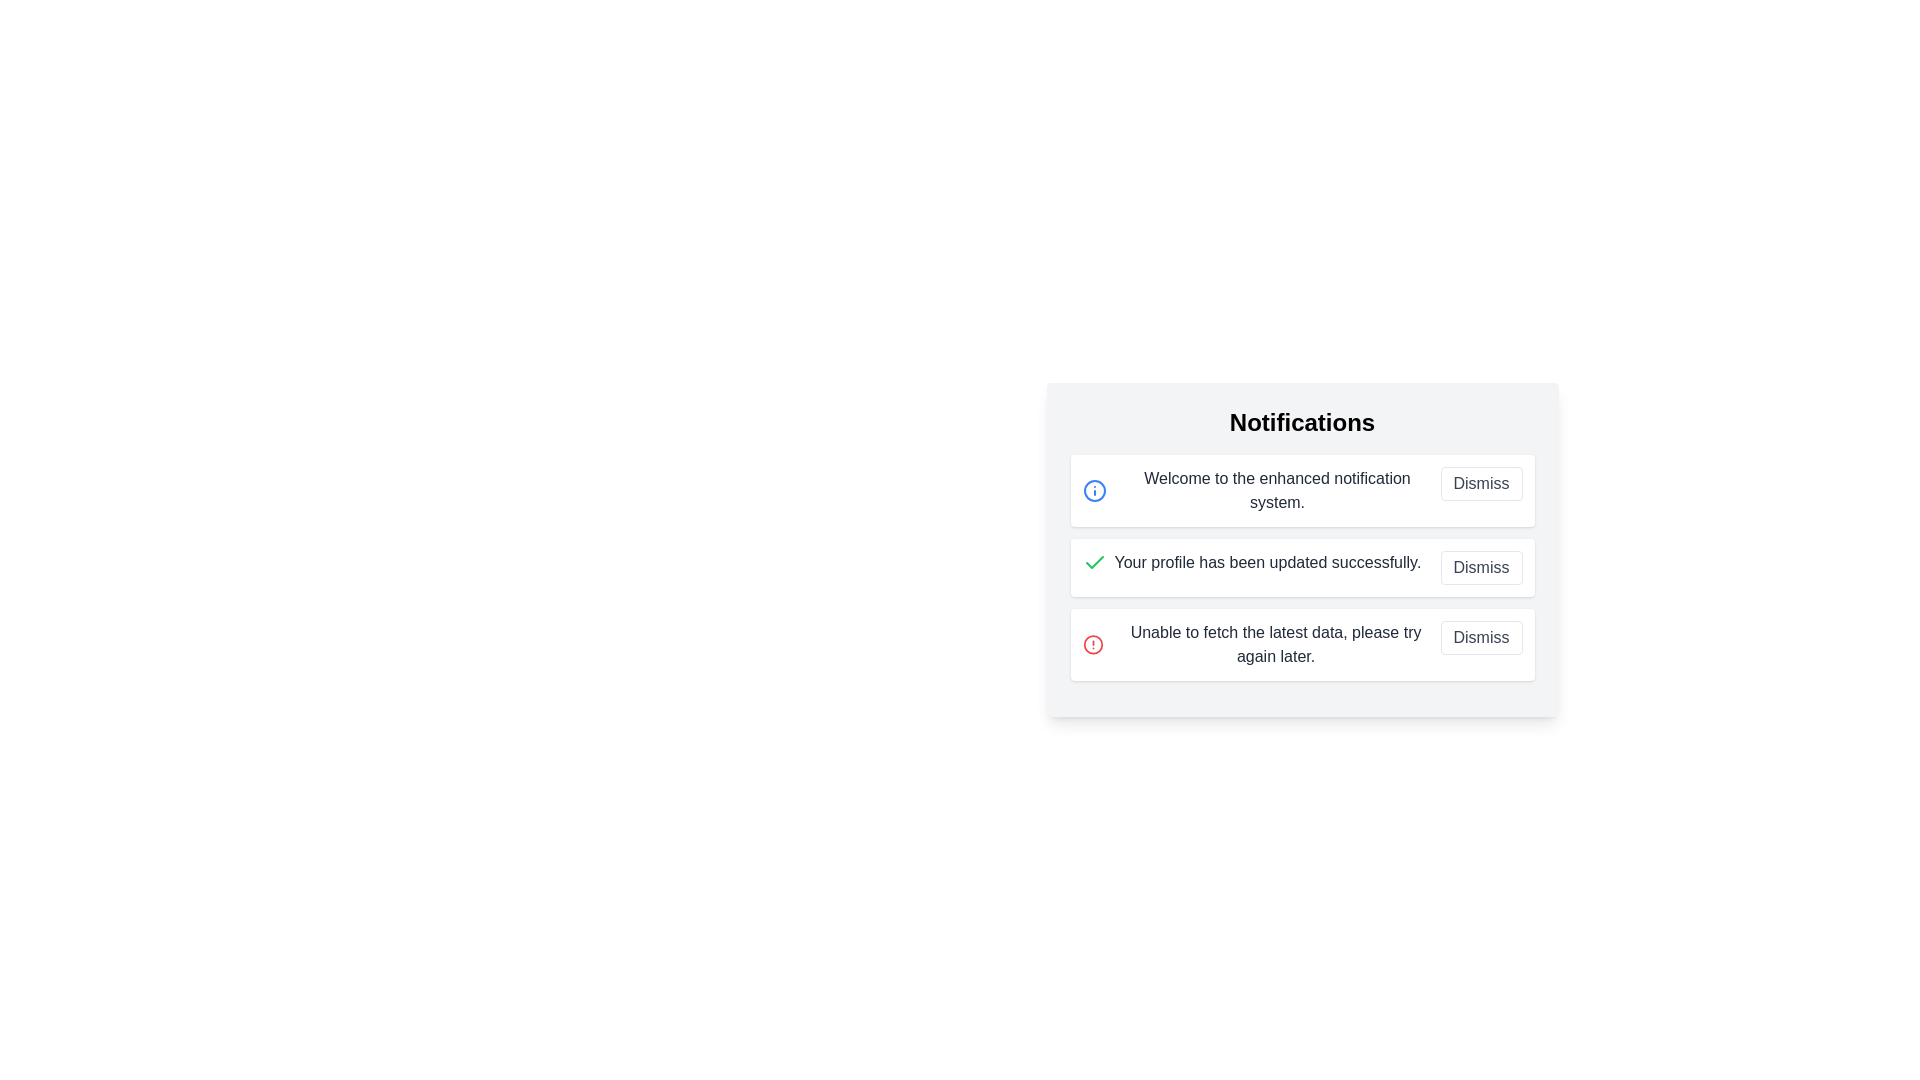 This screenshot has width=1920, height=1080. Describe the element at coordinates (1302, 490) in the screenshot. I see `message from the first notification row located under the title 'Notifications', which contains an informative icon on the left, a descriptive message in the center, and an actionable button labeled 'Dismiss' on the right` at that location.